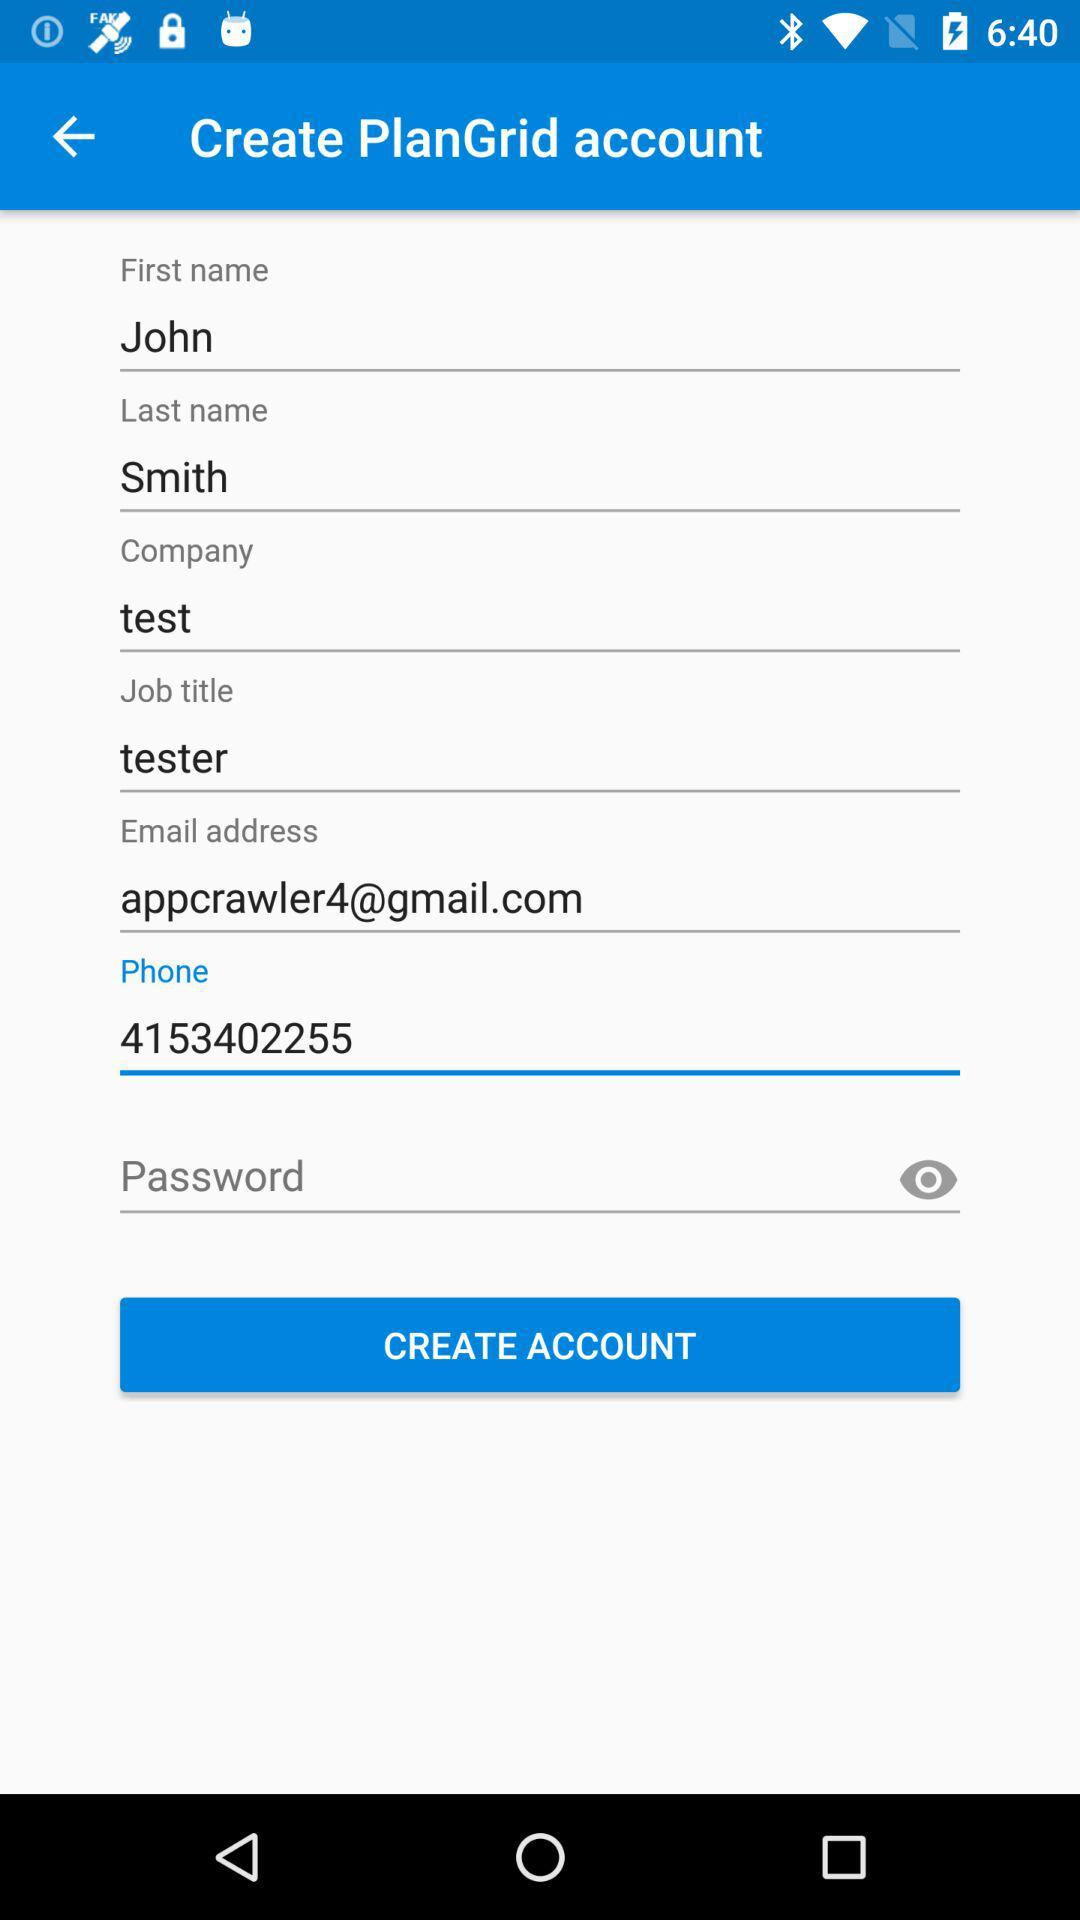  What do you see at coordinates (540, 616) in the screenshot?
I see `the text field below company` at bounding box center [540, 616].